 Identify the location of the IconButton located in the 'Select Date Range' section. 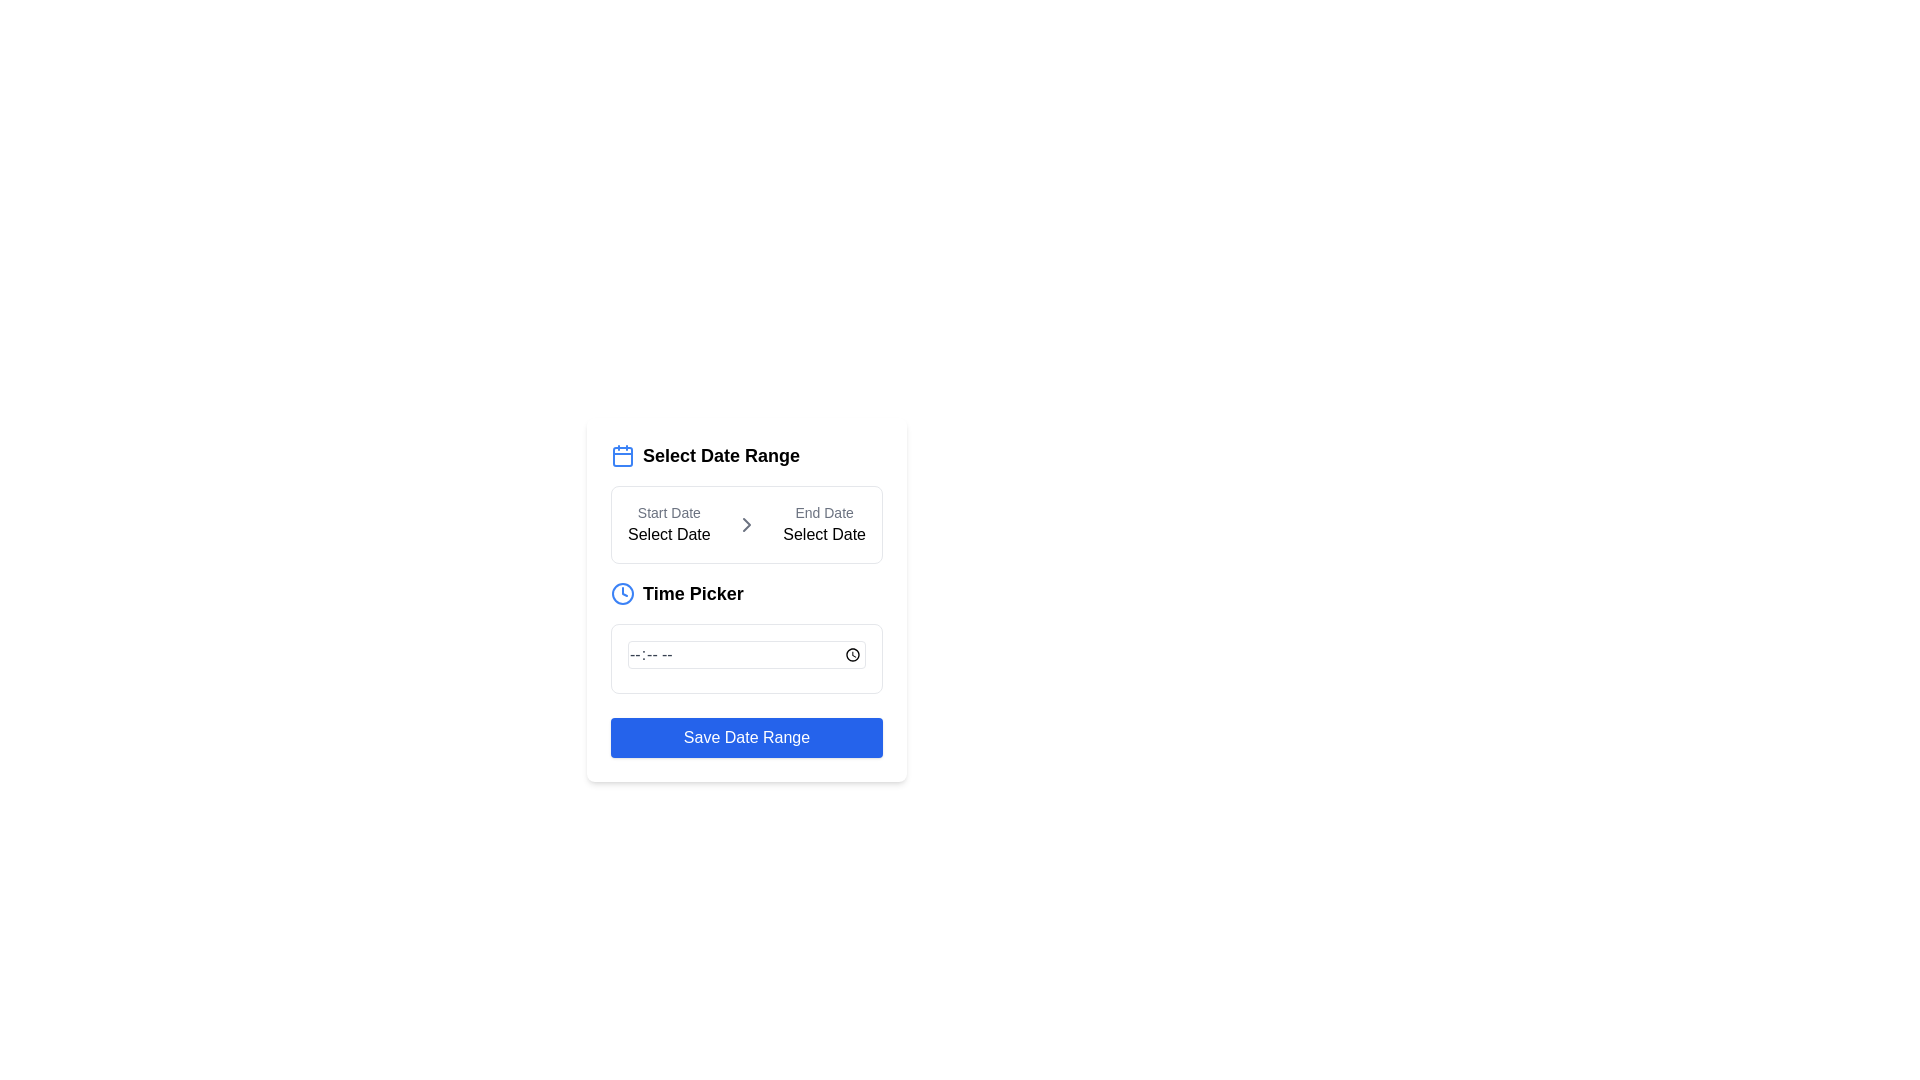
(746, 523).